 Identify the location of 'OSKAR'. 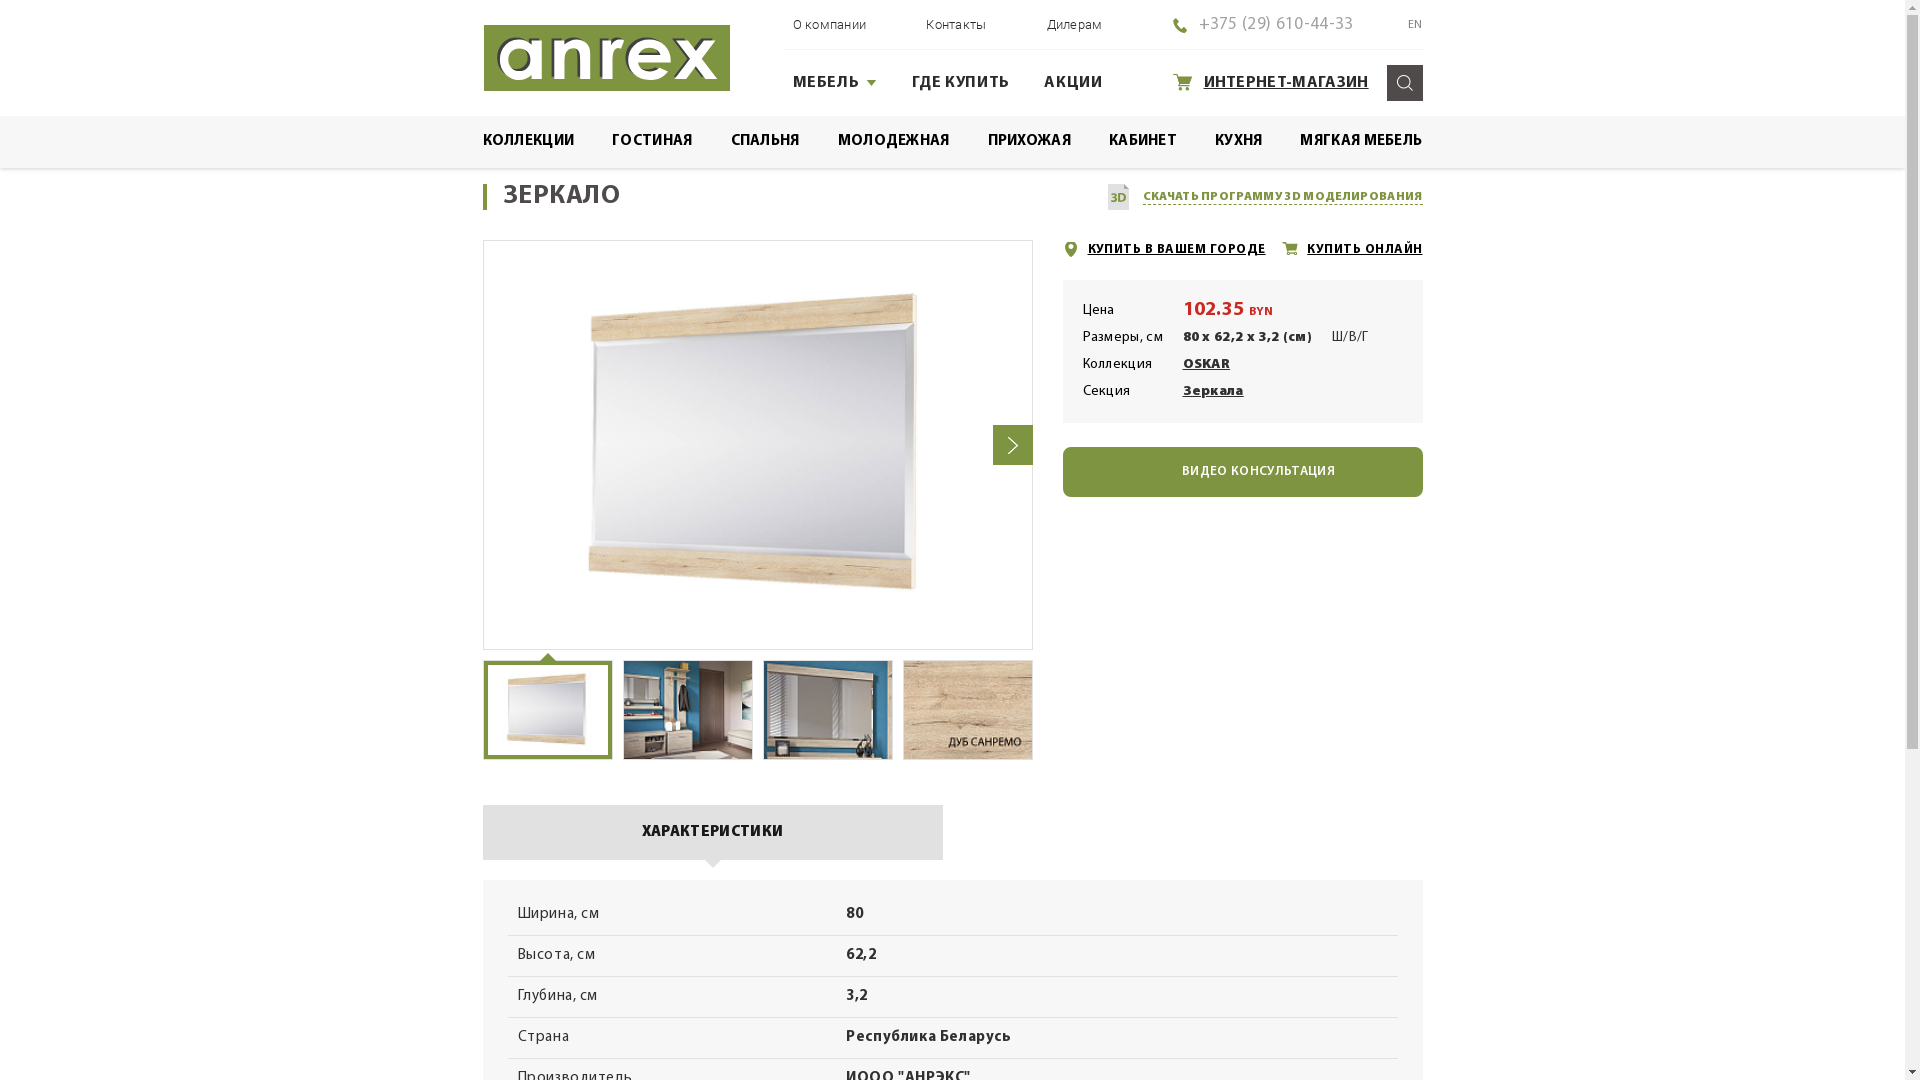
(1181, 365).